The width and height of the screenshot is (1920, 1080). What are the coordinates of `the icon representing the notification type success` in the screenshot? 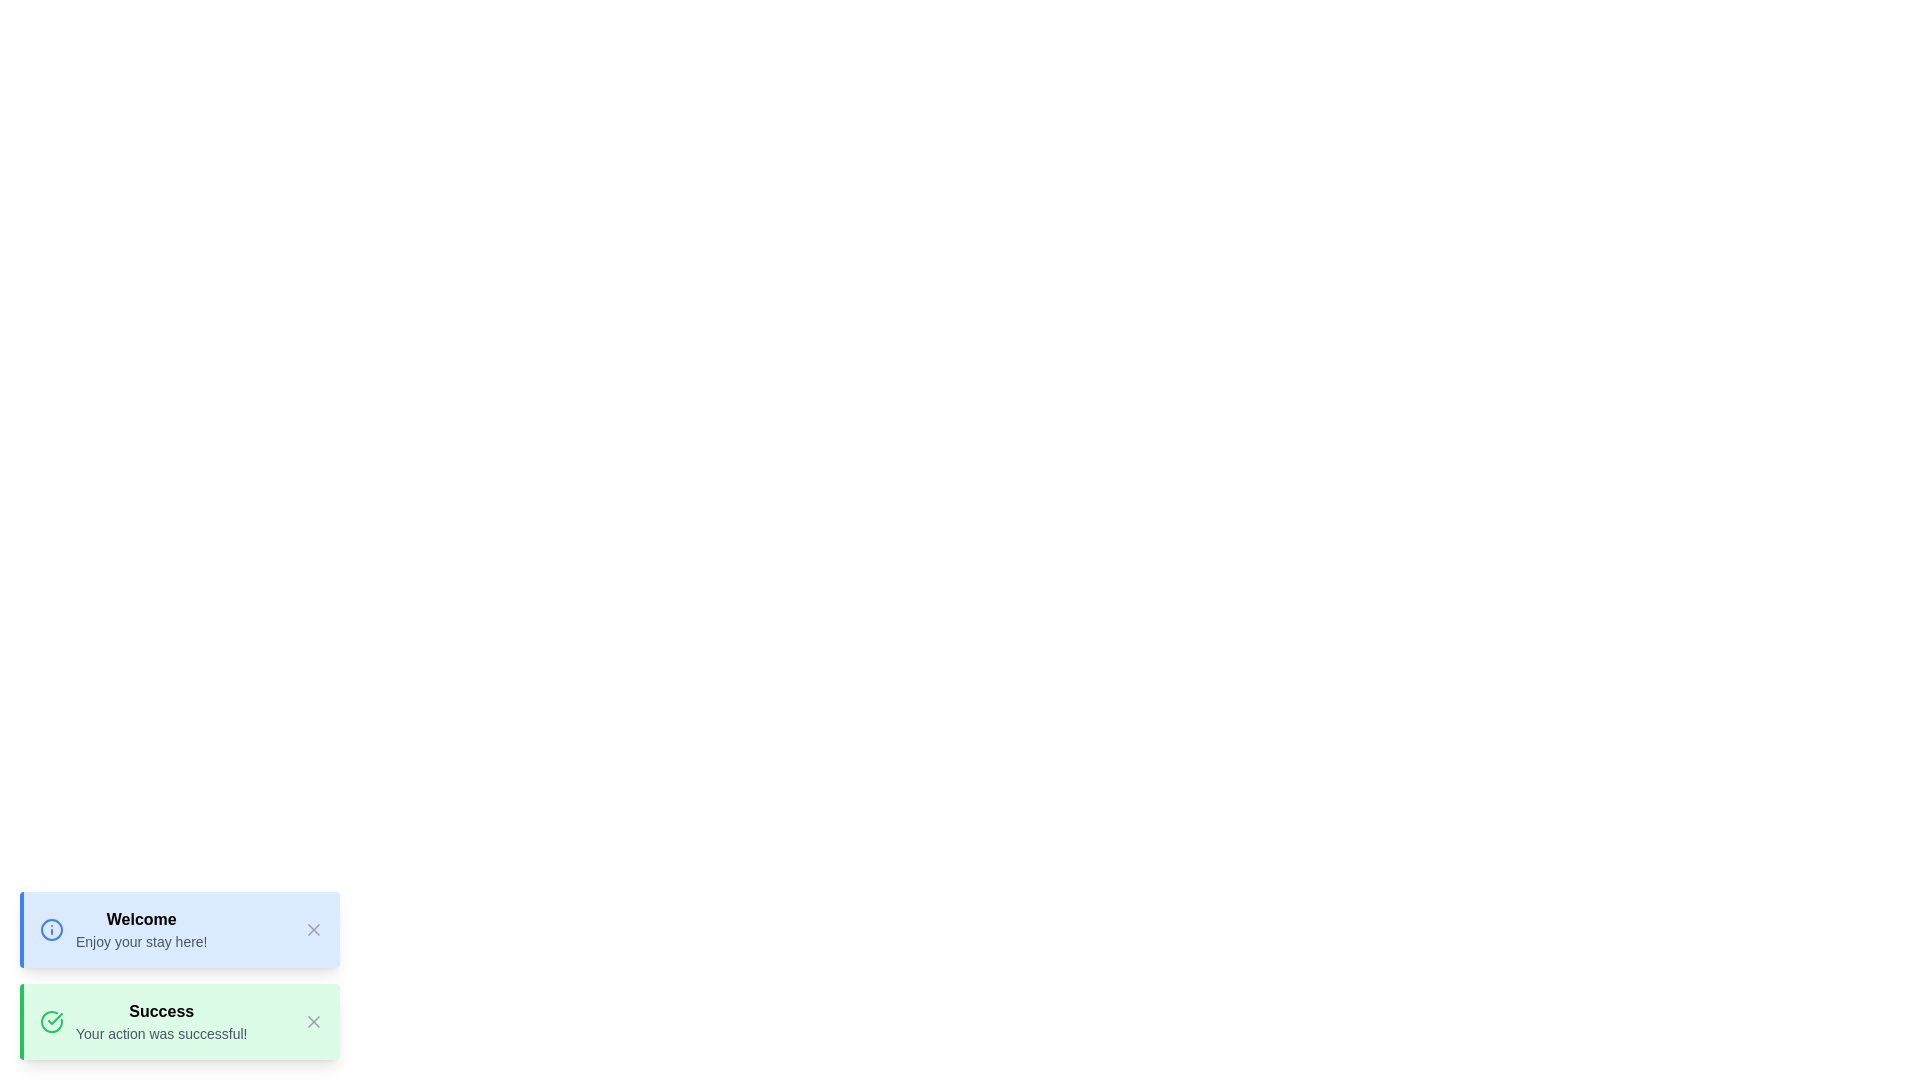 It's located at (52, 1022).